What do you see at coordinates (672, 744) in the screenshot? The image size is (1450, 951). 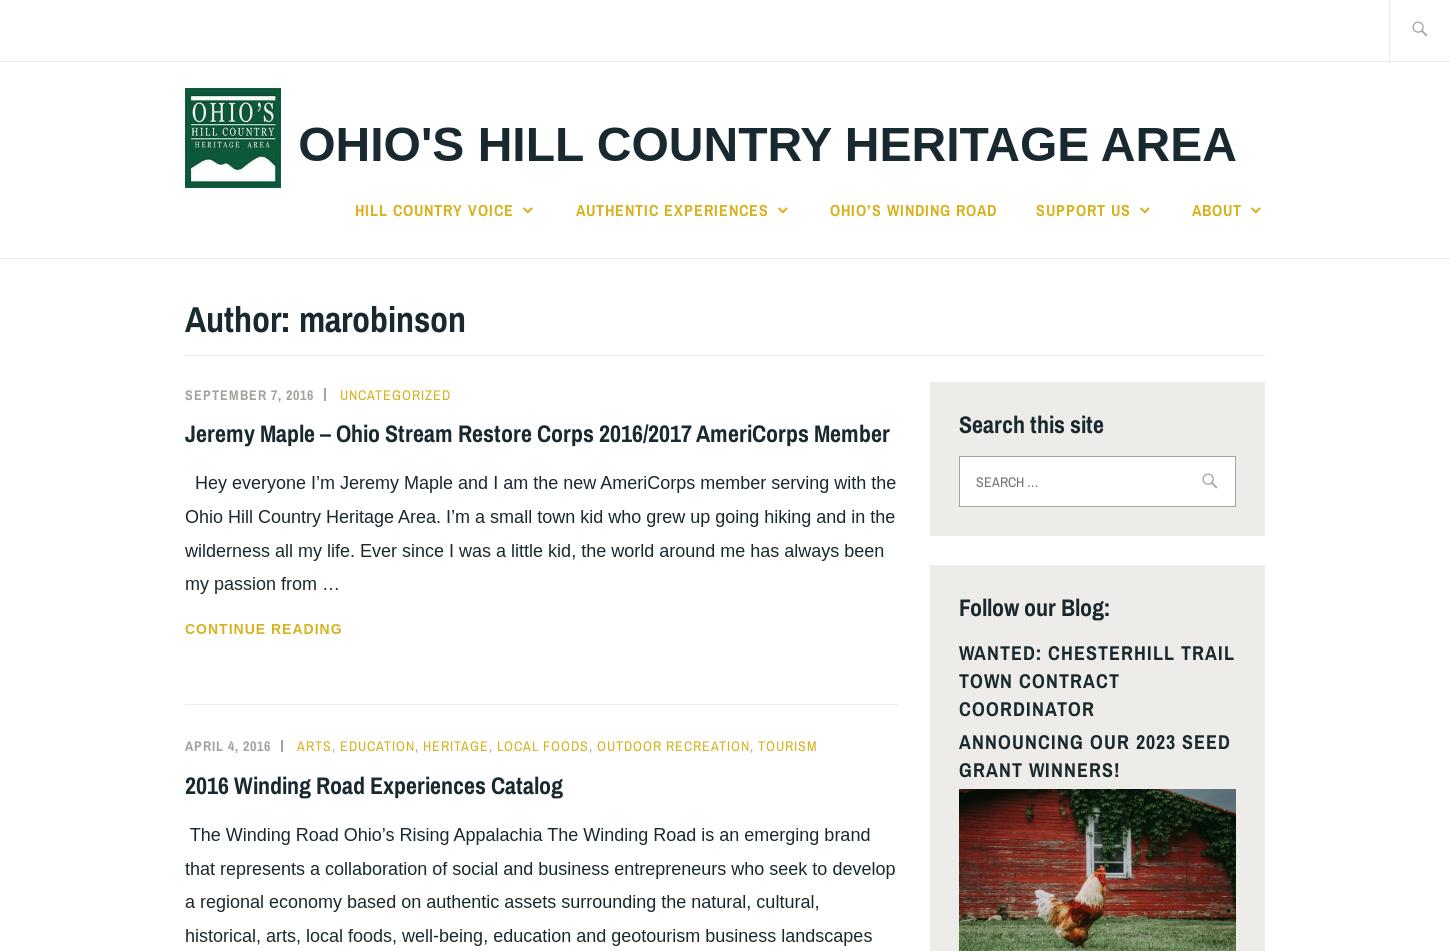 I see `'Outdoor Recreation'` at bounding box center [672, 744].